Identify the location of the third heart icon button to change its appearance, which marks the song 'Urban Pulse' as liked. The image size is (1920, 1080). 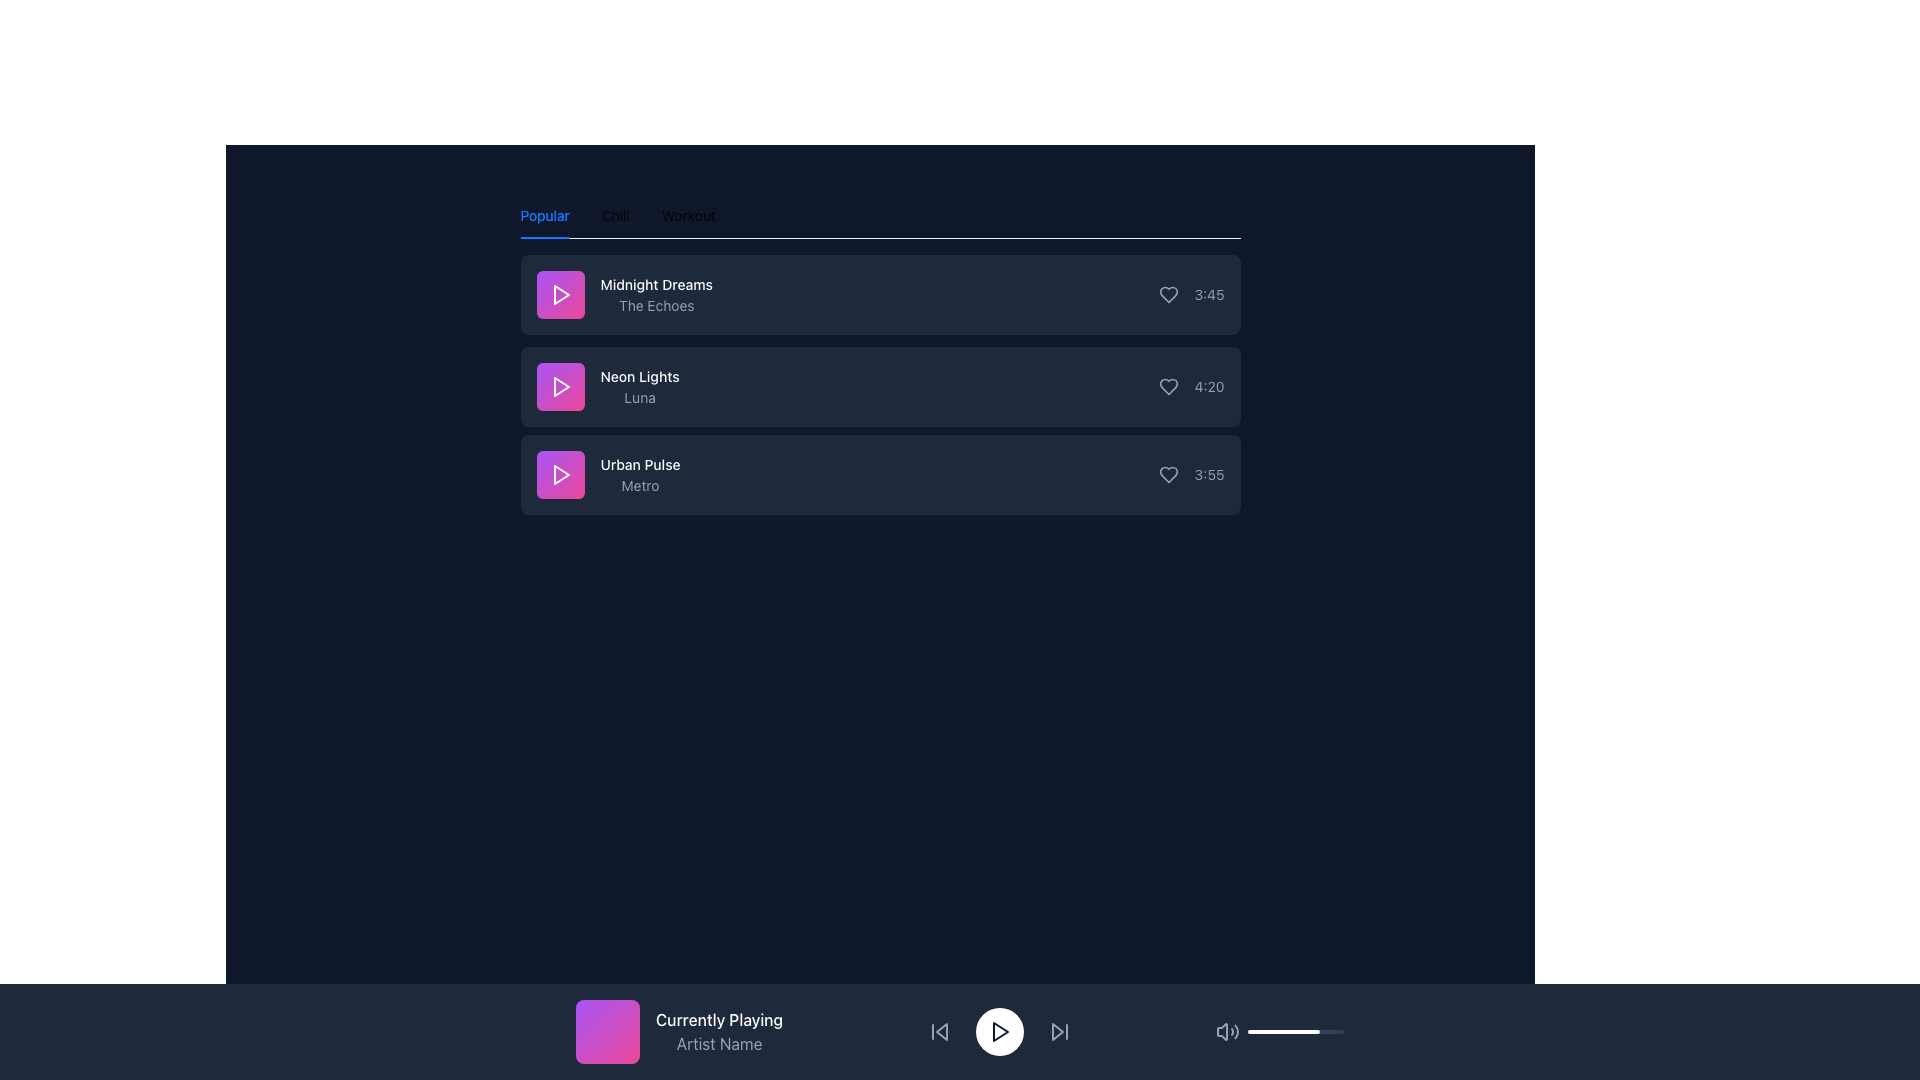
(1168, 474).